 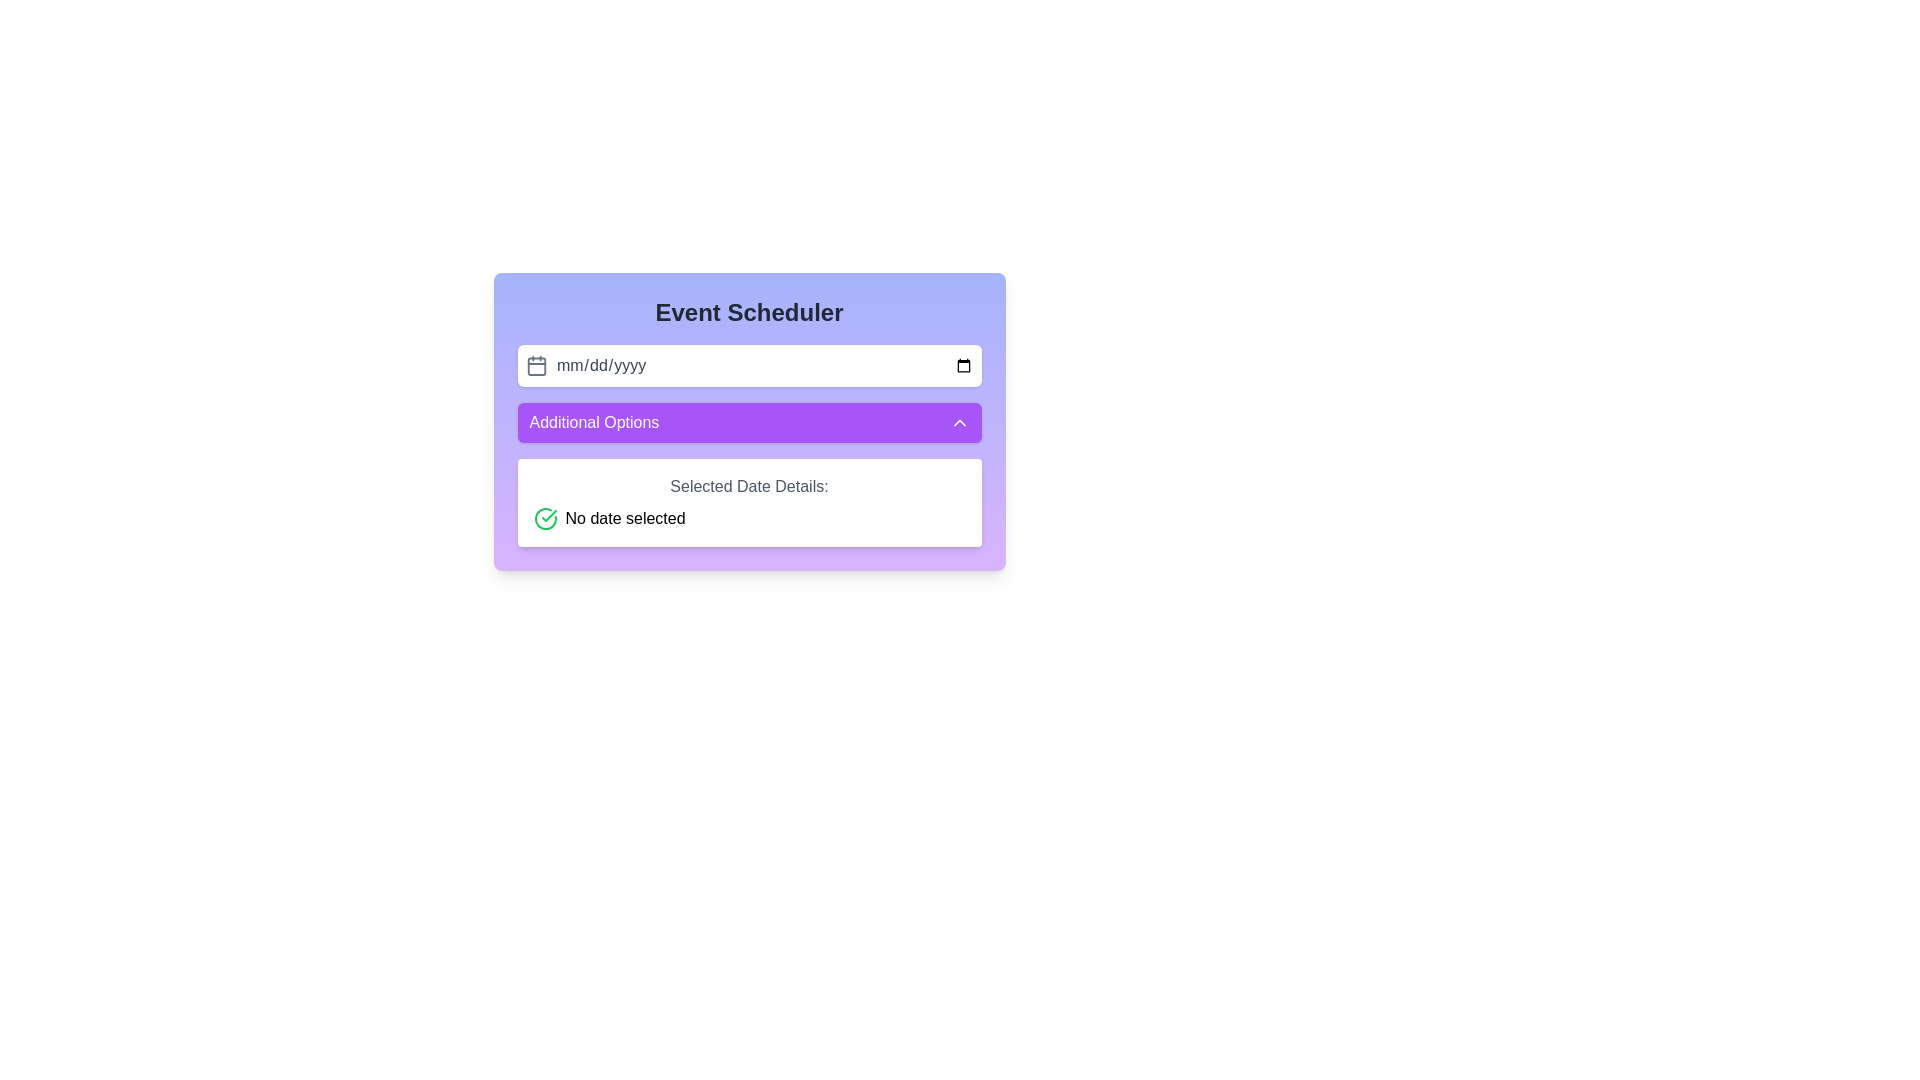 What do you see at coordinates (536, 366) in the screenshot?
I see `the calendar icon located at the start of the date input field with the placeholder 'mm/dd/yyyy', which is inside a white shadowed box` at bounding box center [536, 366].